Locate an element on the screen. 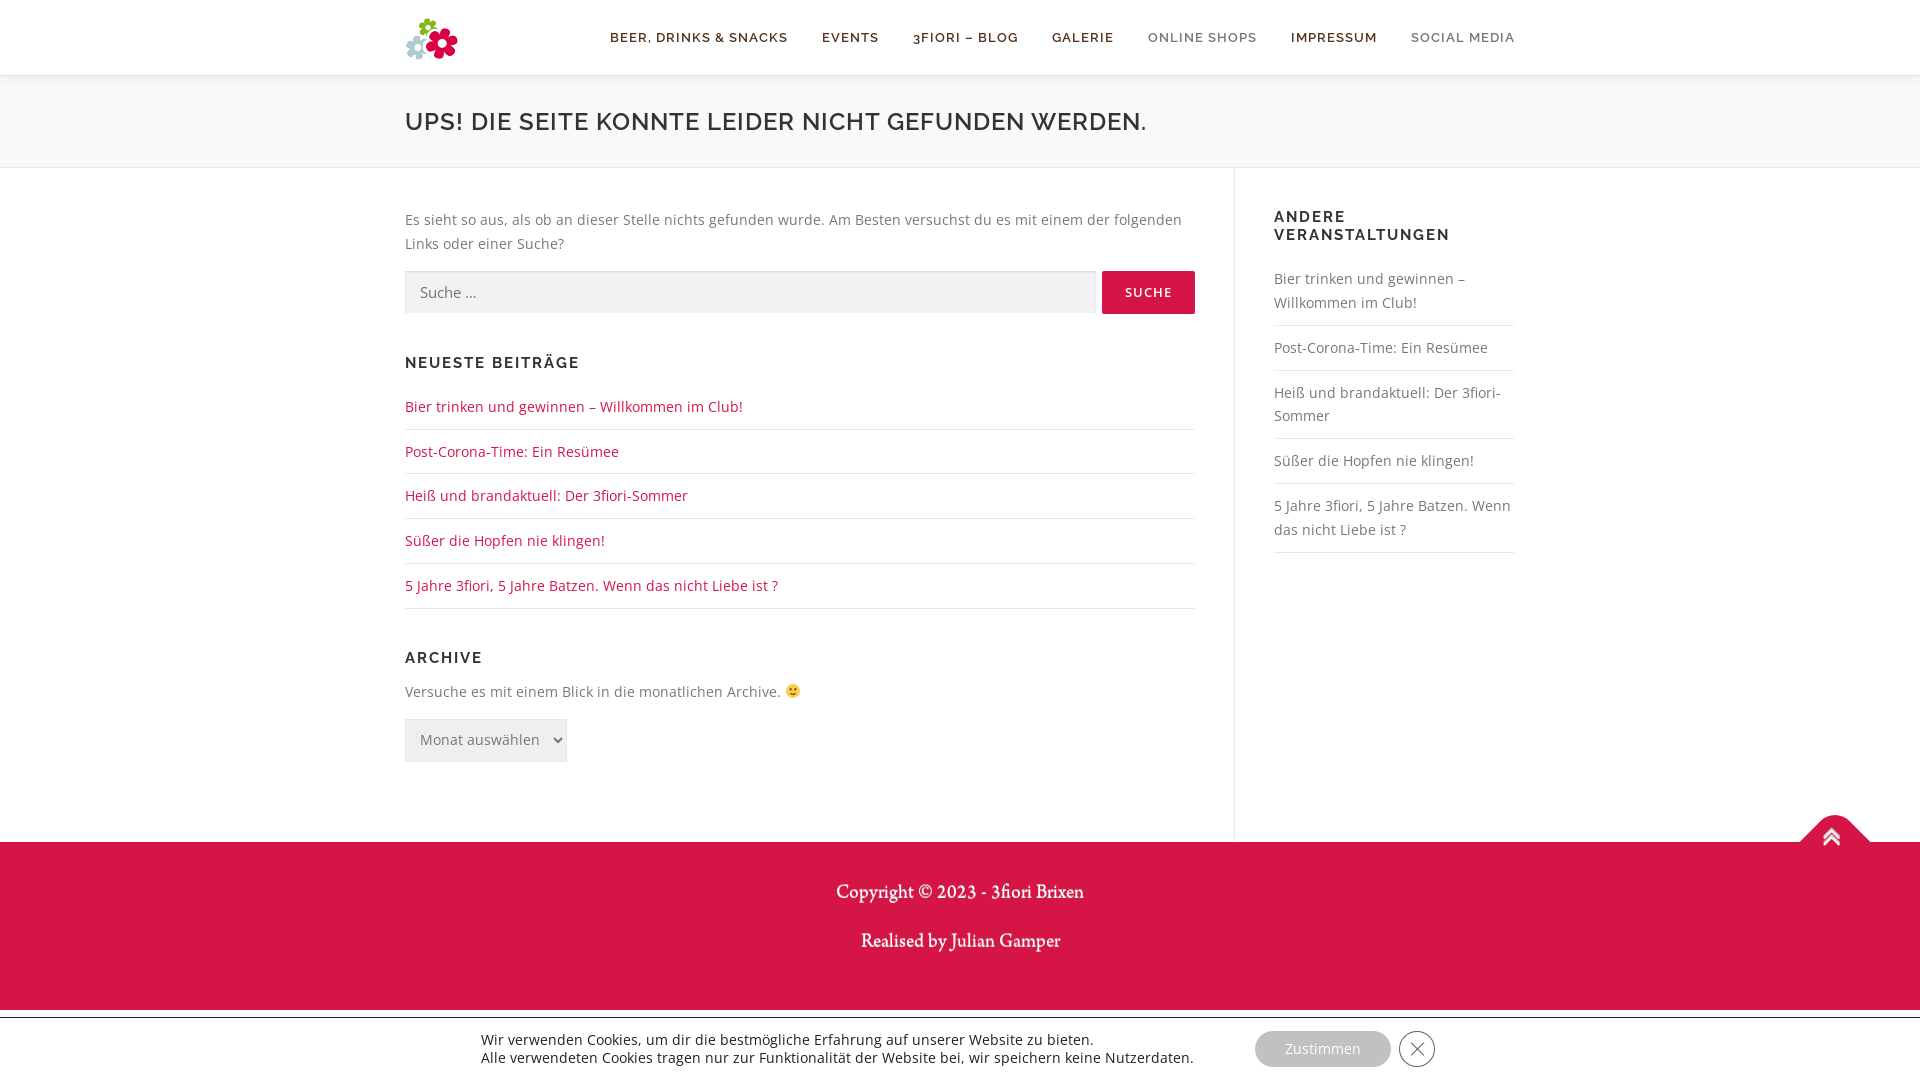  'Zustimmen' is located at coordinates (1323, 1048).